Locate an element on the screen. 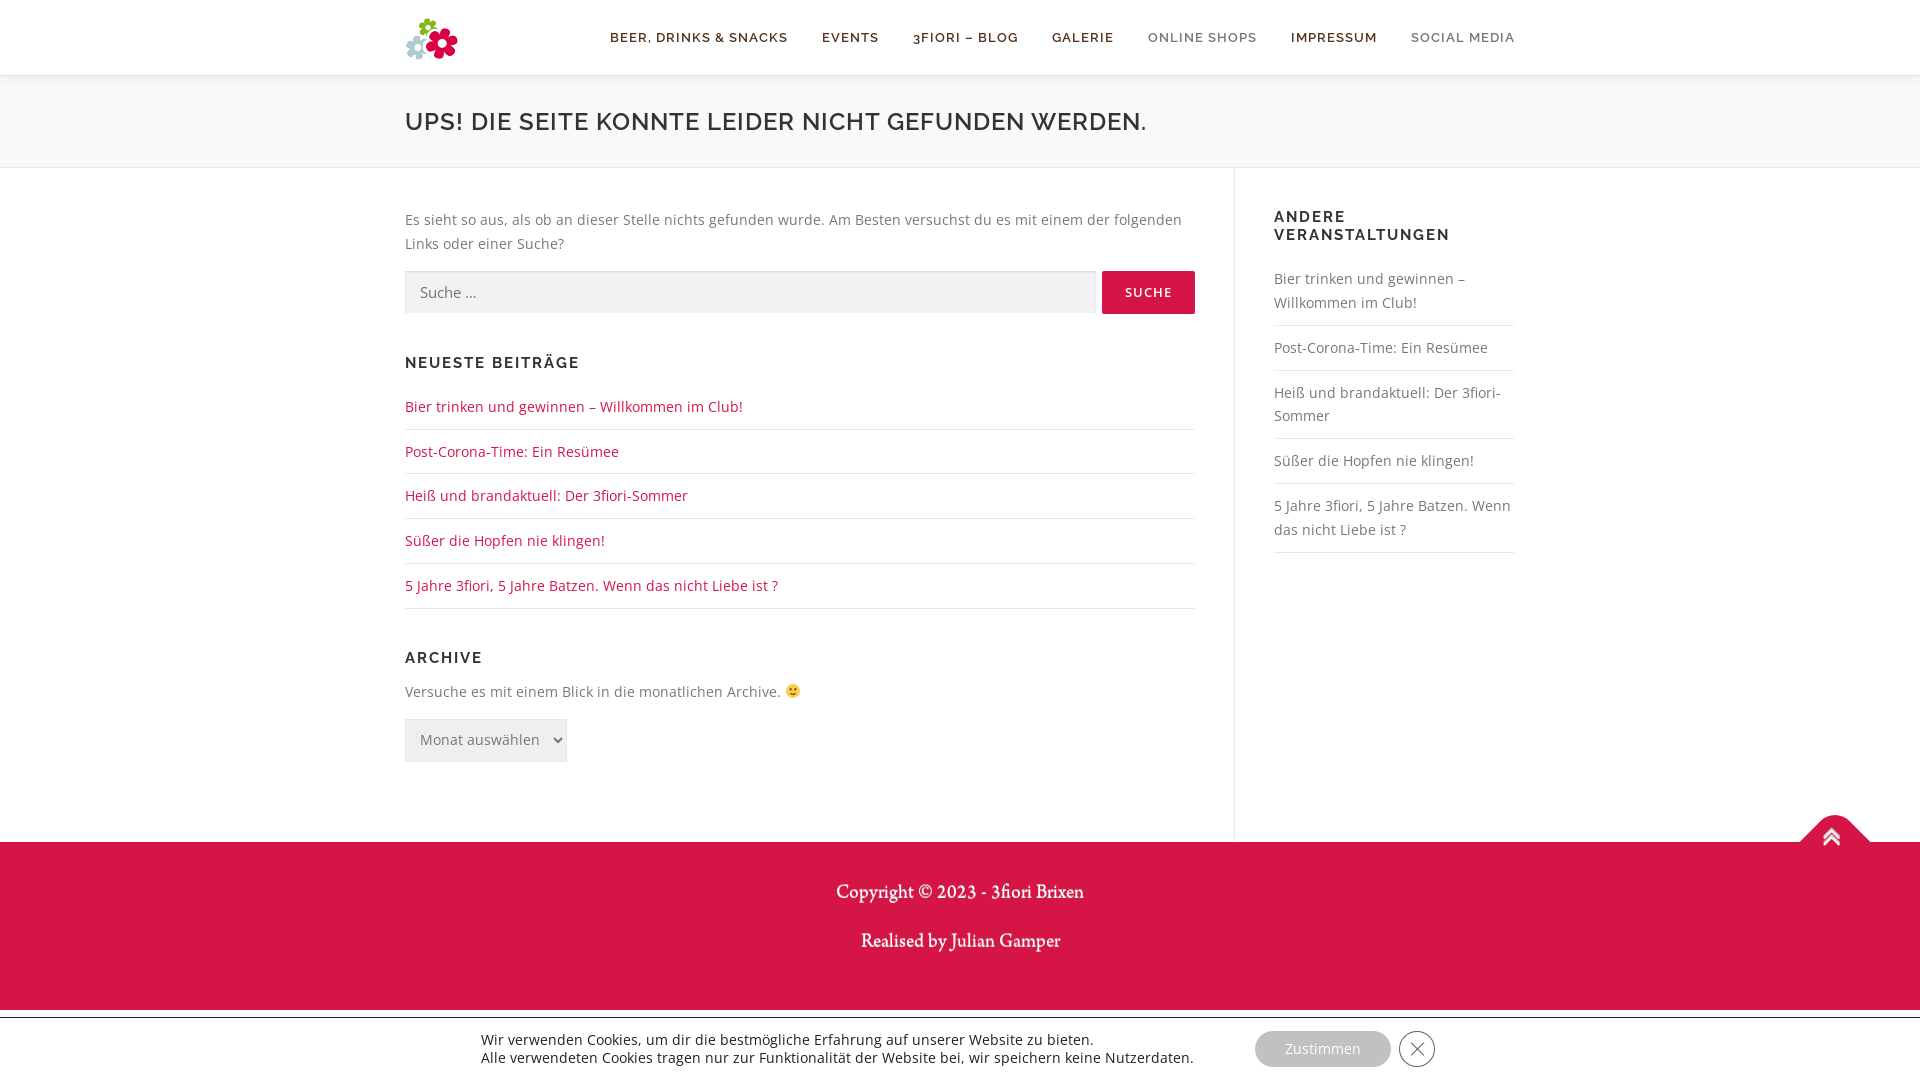  'Zustimmen' is located at coordinates (1323, 1048).